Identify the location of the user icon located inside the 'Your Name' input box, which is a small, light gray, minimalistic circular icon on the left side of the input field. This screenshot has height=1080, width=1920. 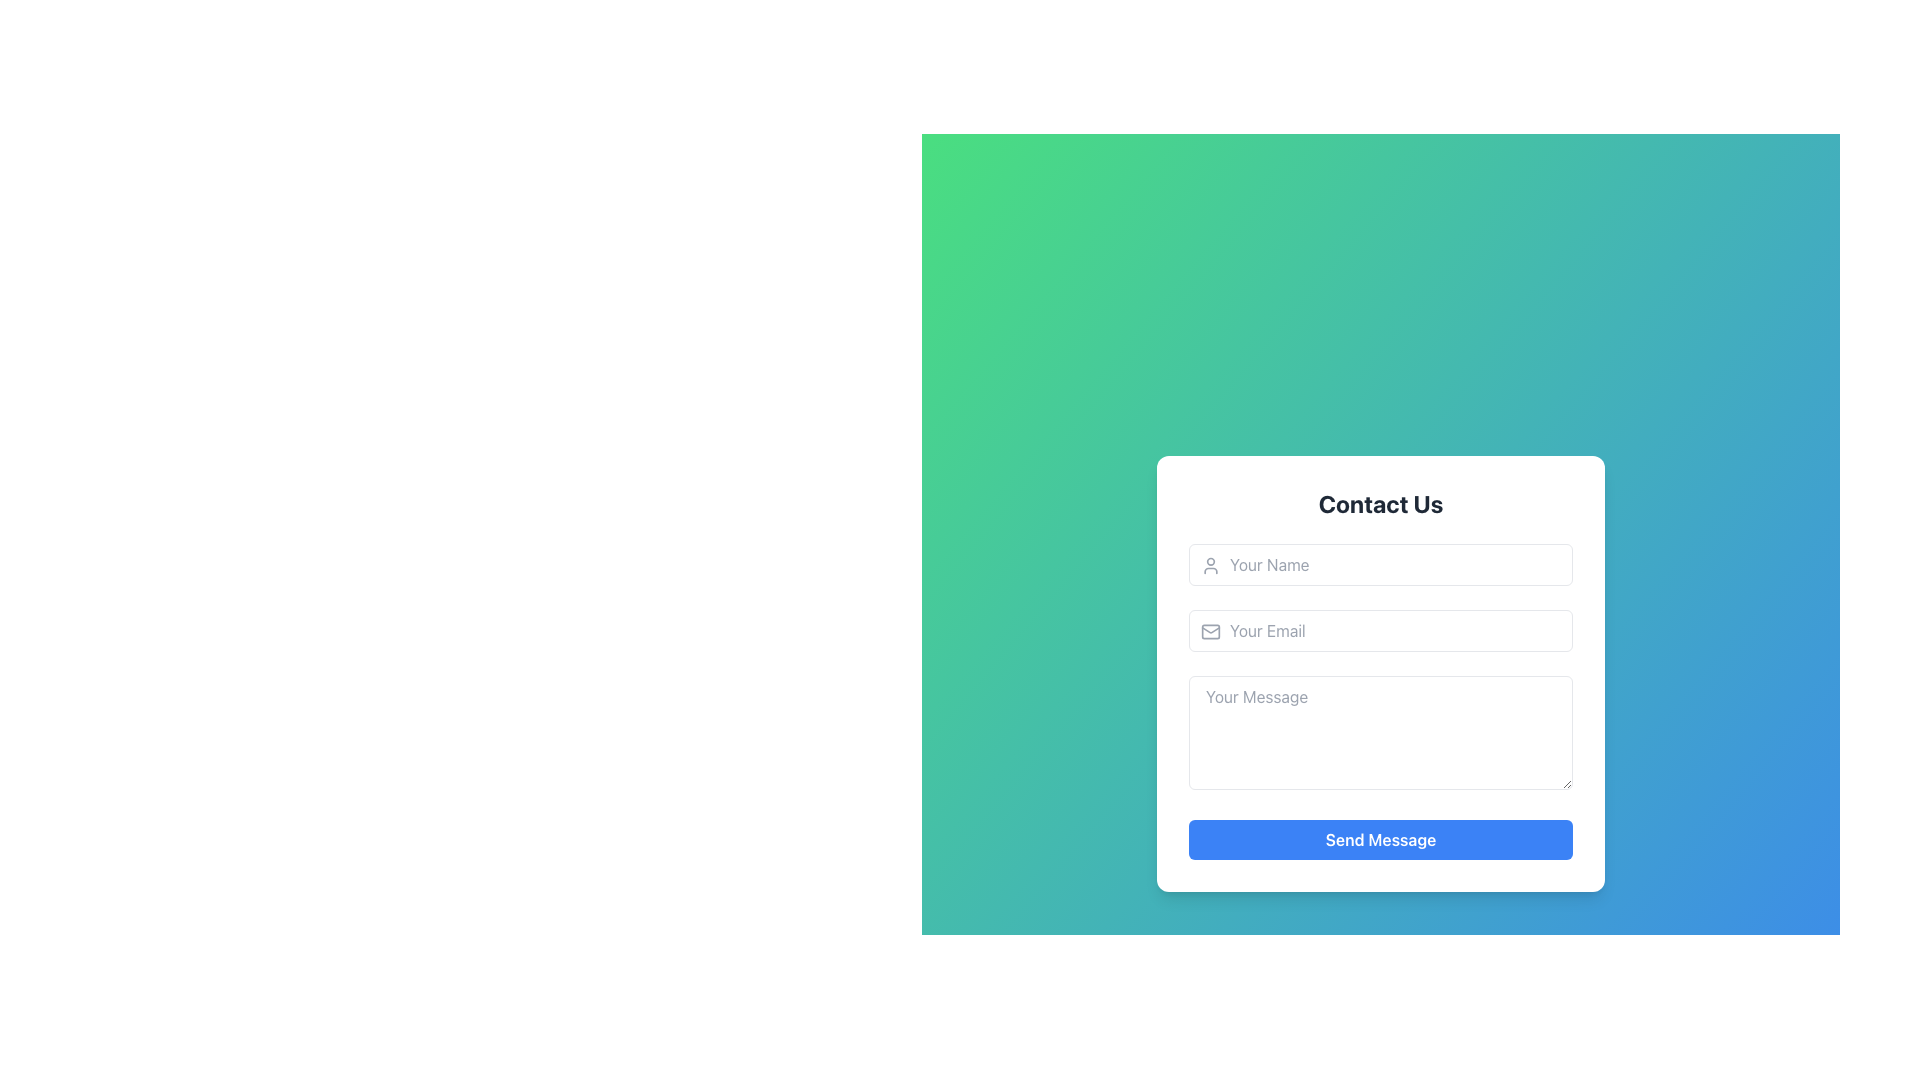
(1209, 566).